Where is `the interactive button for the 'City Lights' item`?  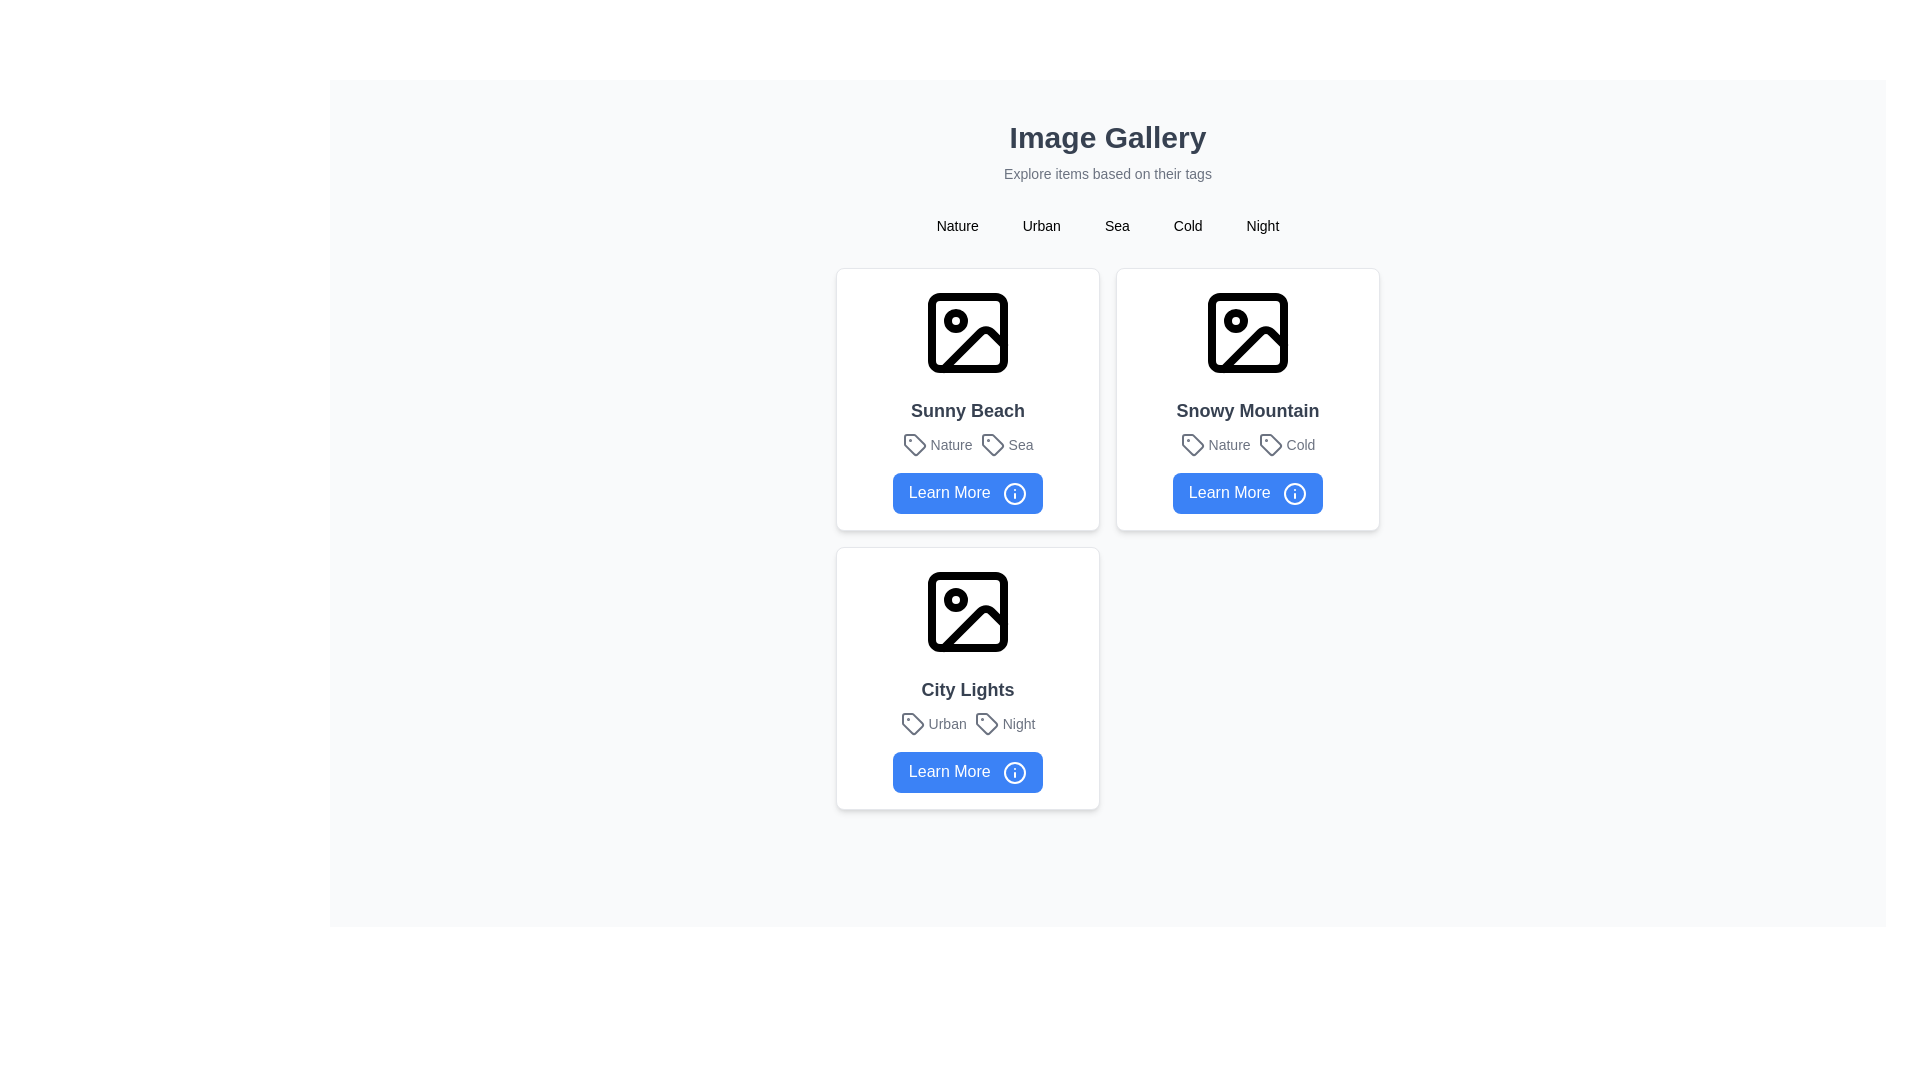 the interactive button for the 'City Lights' item is located at coordinates (968, 771).